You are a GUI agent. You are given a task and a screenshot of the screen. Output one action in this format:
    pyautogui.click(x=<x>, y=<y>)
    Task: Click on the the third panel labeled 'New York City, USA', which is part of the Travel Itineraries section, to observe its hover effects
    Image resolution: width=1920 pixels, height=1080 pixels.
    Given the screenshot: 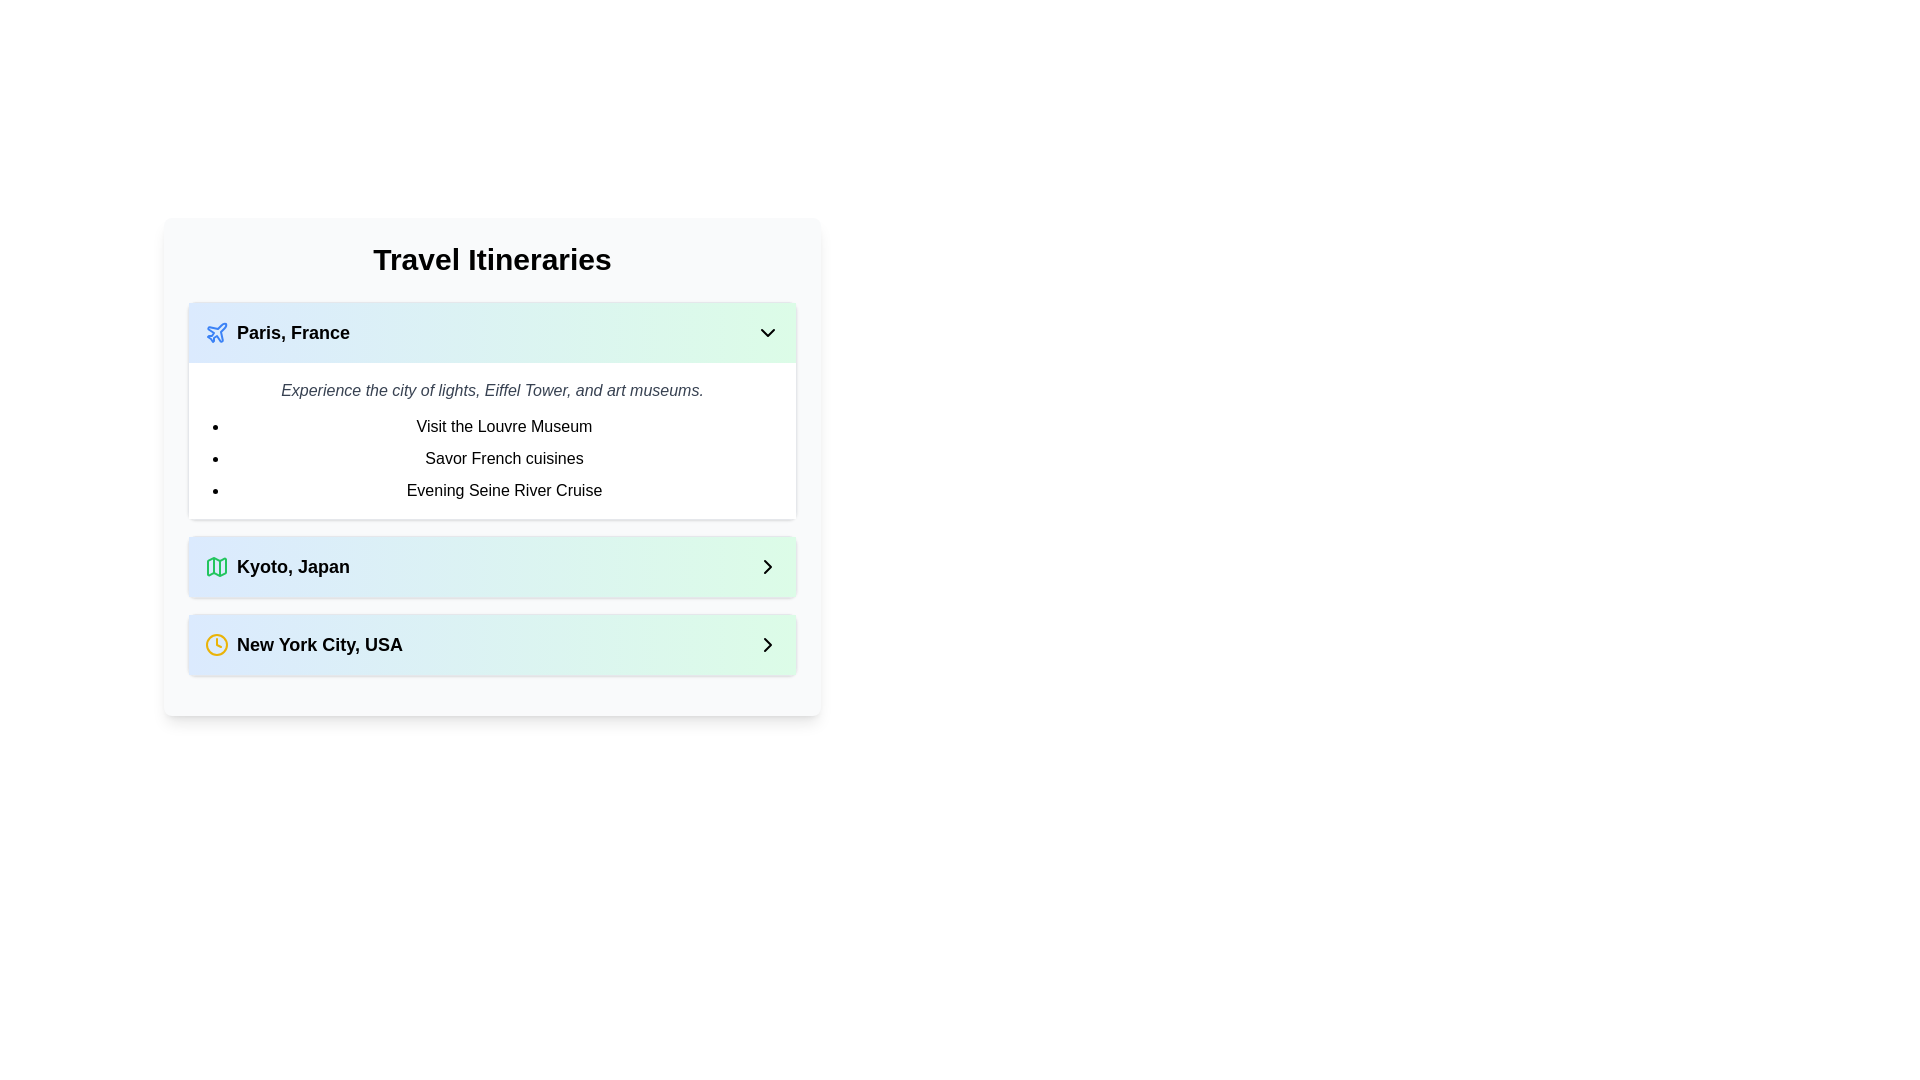 What is the action you would take?
    pyautogui.click(x=492, y=644)
    